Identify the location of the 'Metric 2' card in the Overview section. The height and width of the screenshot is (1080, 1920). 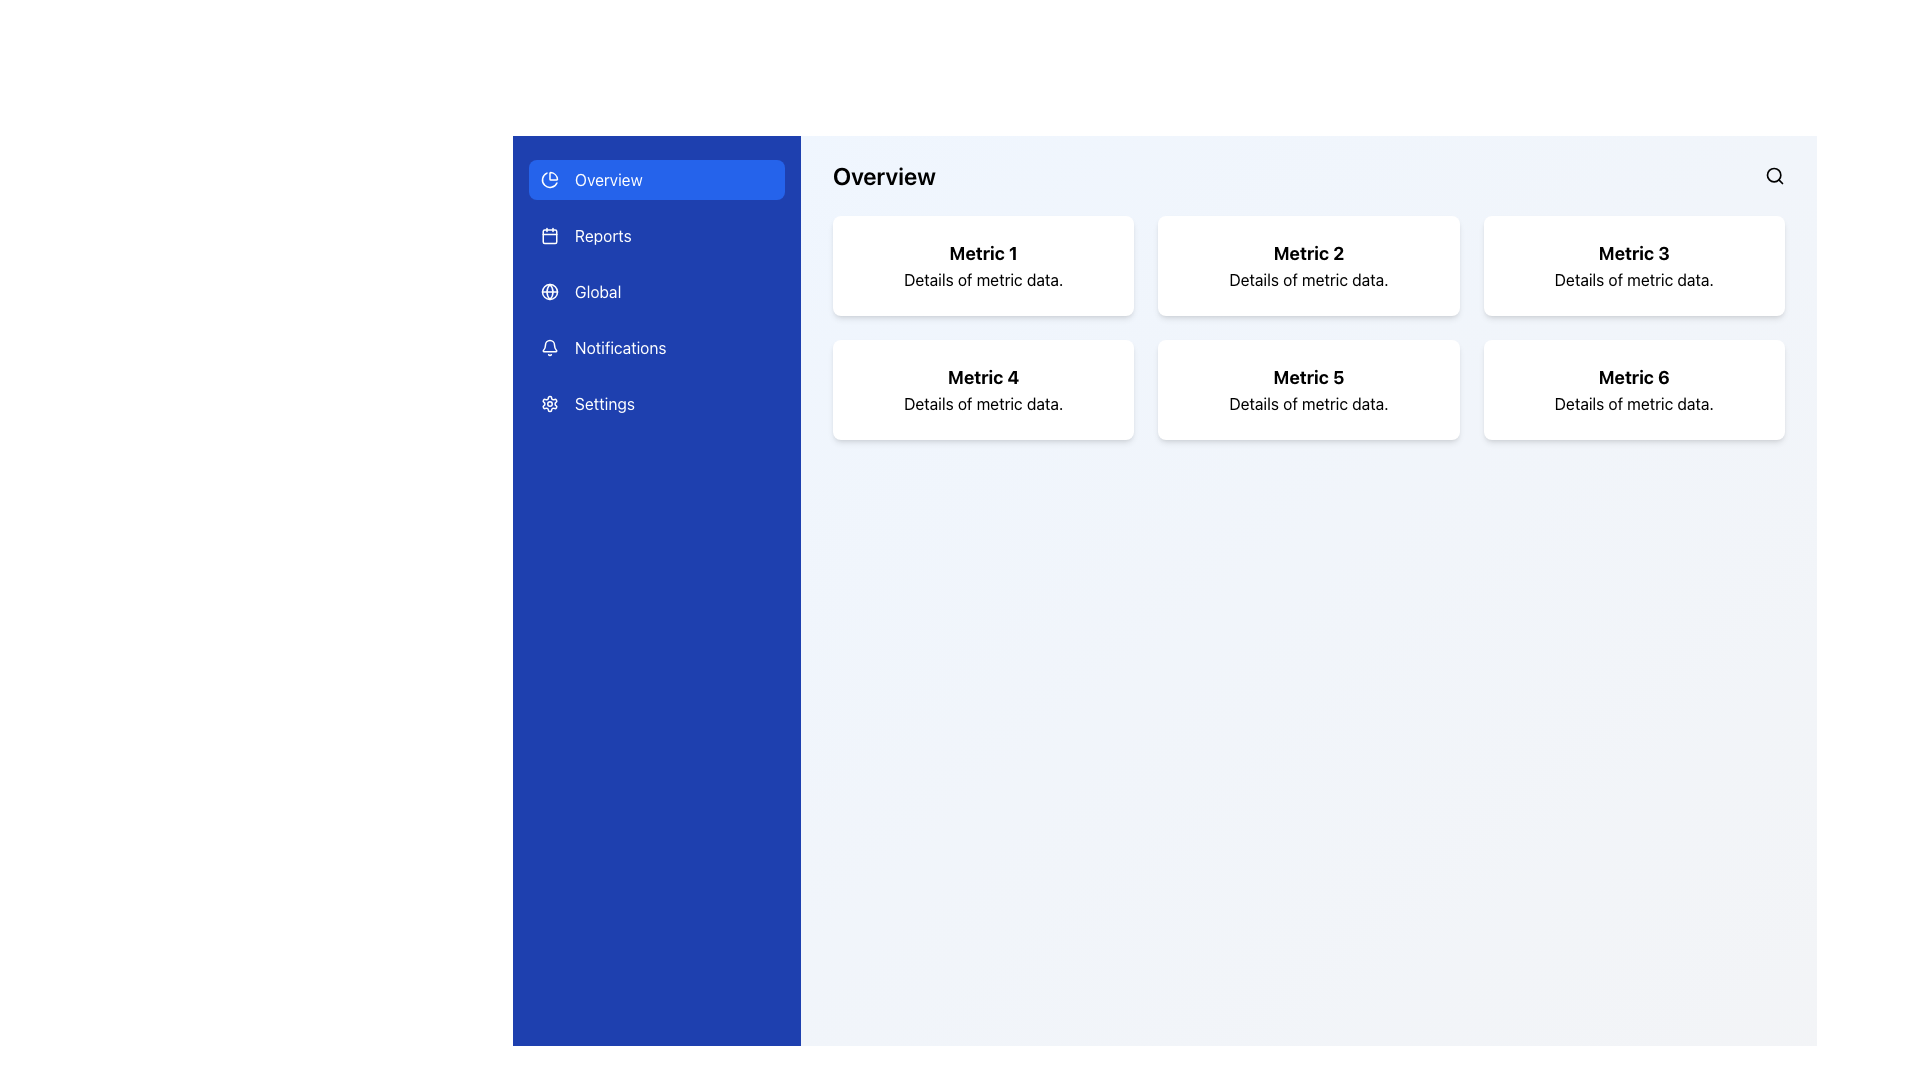
(1309, 300).